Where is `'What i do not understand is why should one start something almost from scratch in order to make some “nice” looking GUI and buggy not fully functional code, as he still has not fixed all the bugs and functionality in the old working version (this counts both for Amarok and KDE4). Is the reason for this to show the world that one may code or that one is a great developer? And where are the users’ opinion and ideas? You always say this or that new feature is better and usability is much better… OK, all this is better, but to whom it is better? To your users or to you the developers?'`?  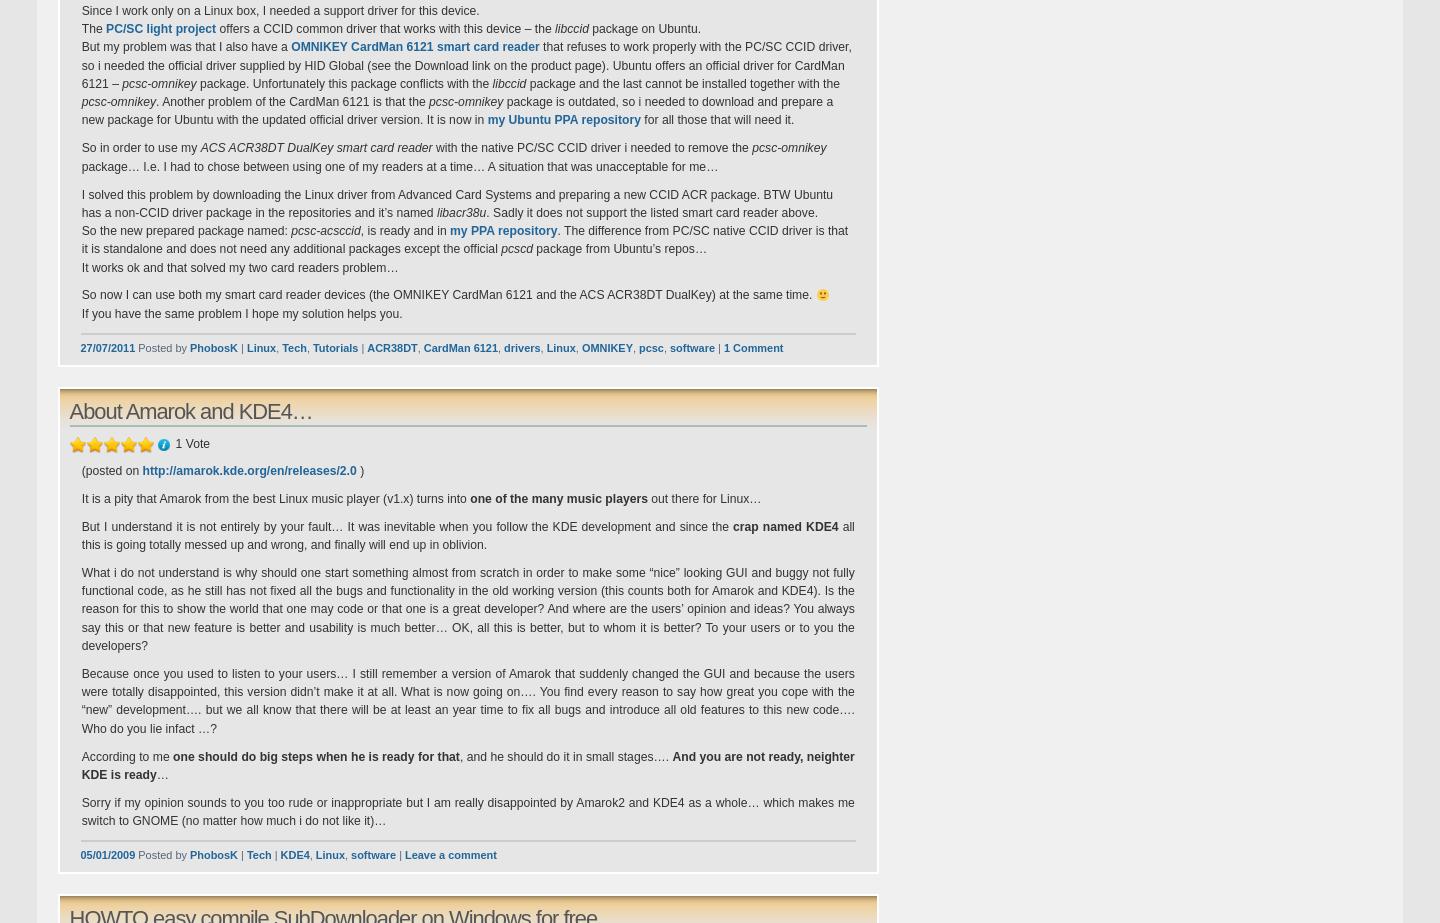 'What i do not understand is why should one start something almost from scratch in order to make some “nice” looking GUI and buggy not fully functional code, as he still has not fixed all the bugs and functionality in the old working version (this counts both for Amarok and KDE4). Is the reason for this to show the world that one may code or that one is a great developer? And where are the users’ opinion and ideas? You always say this or that new feature is better and usability is much better… OK, all this is better, but to whom it is better? To your users or to you the developers?' is located at coordinates (467, 607).